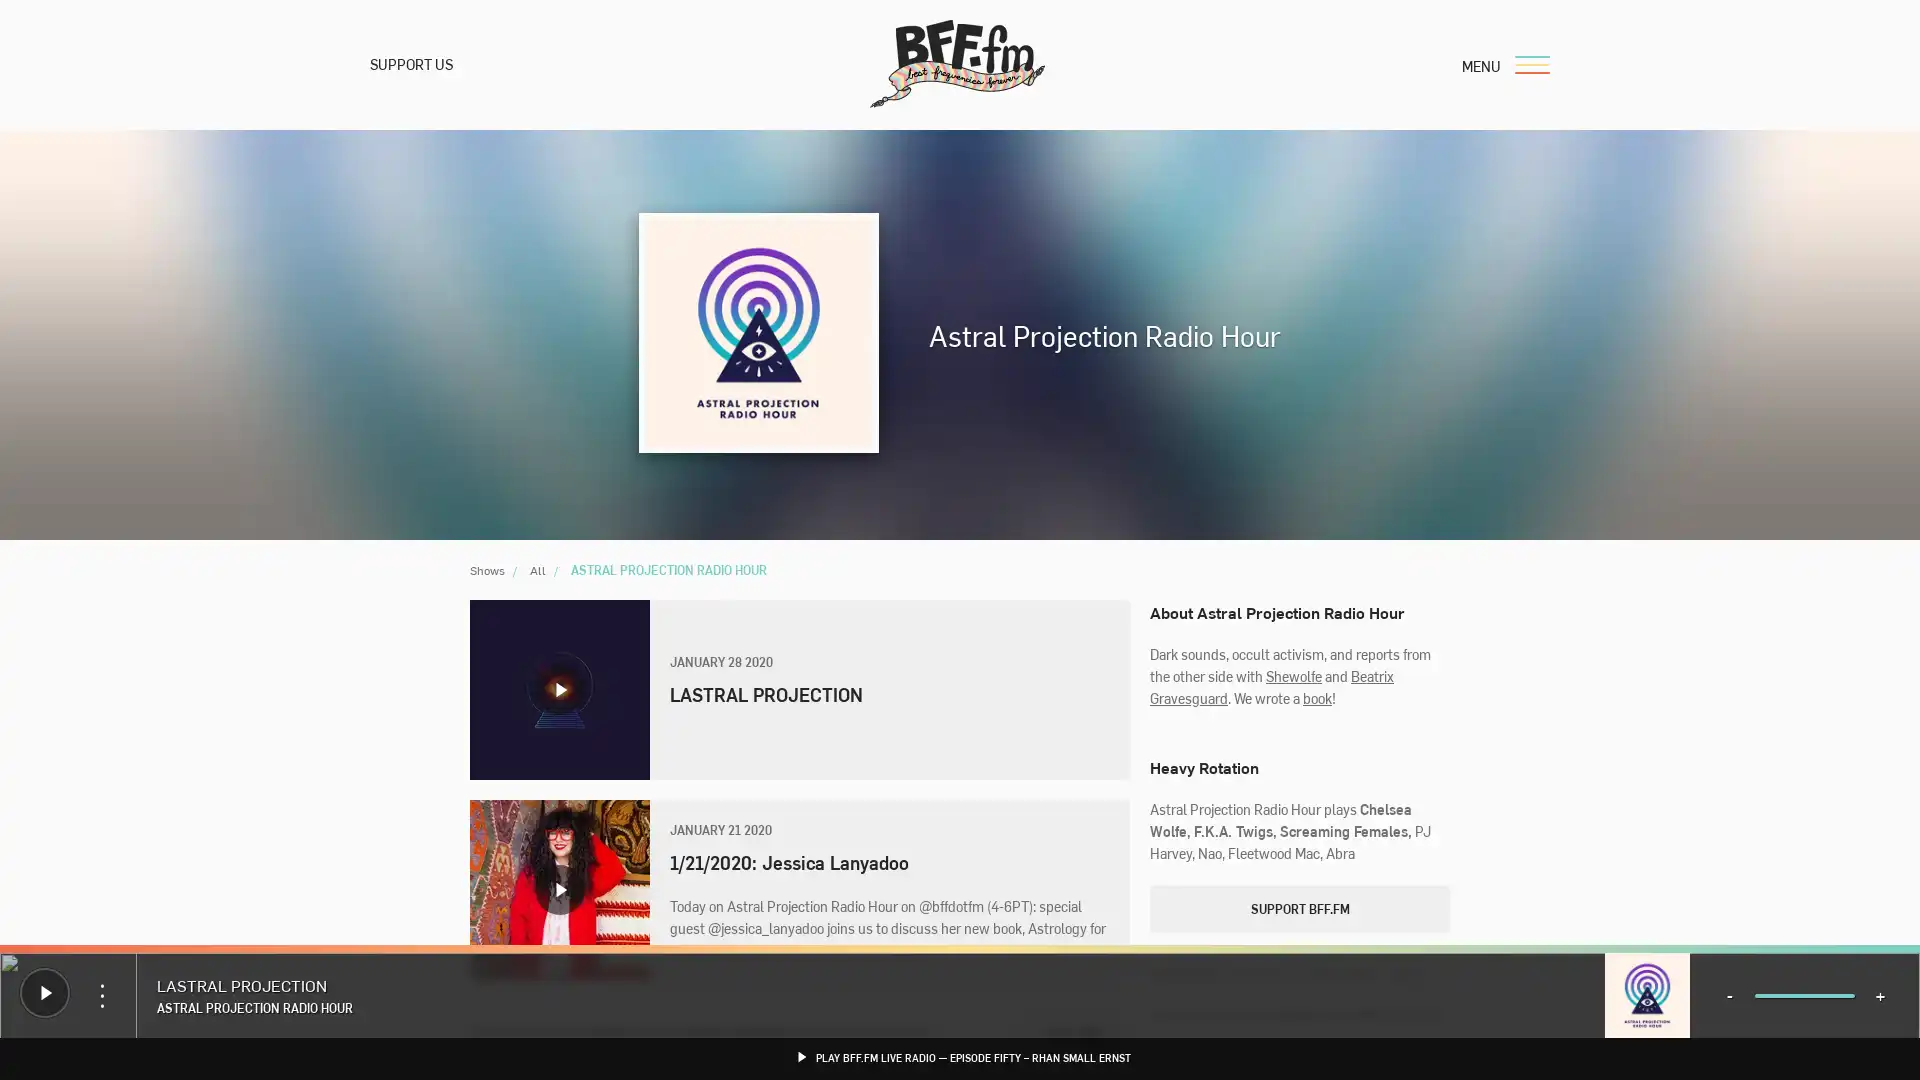  Describe the element at coordinates (560, 689) in the screenshot. I see `Play` at that location.